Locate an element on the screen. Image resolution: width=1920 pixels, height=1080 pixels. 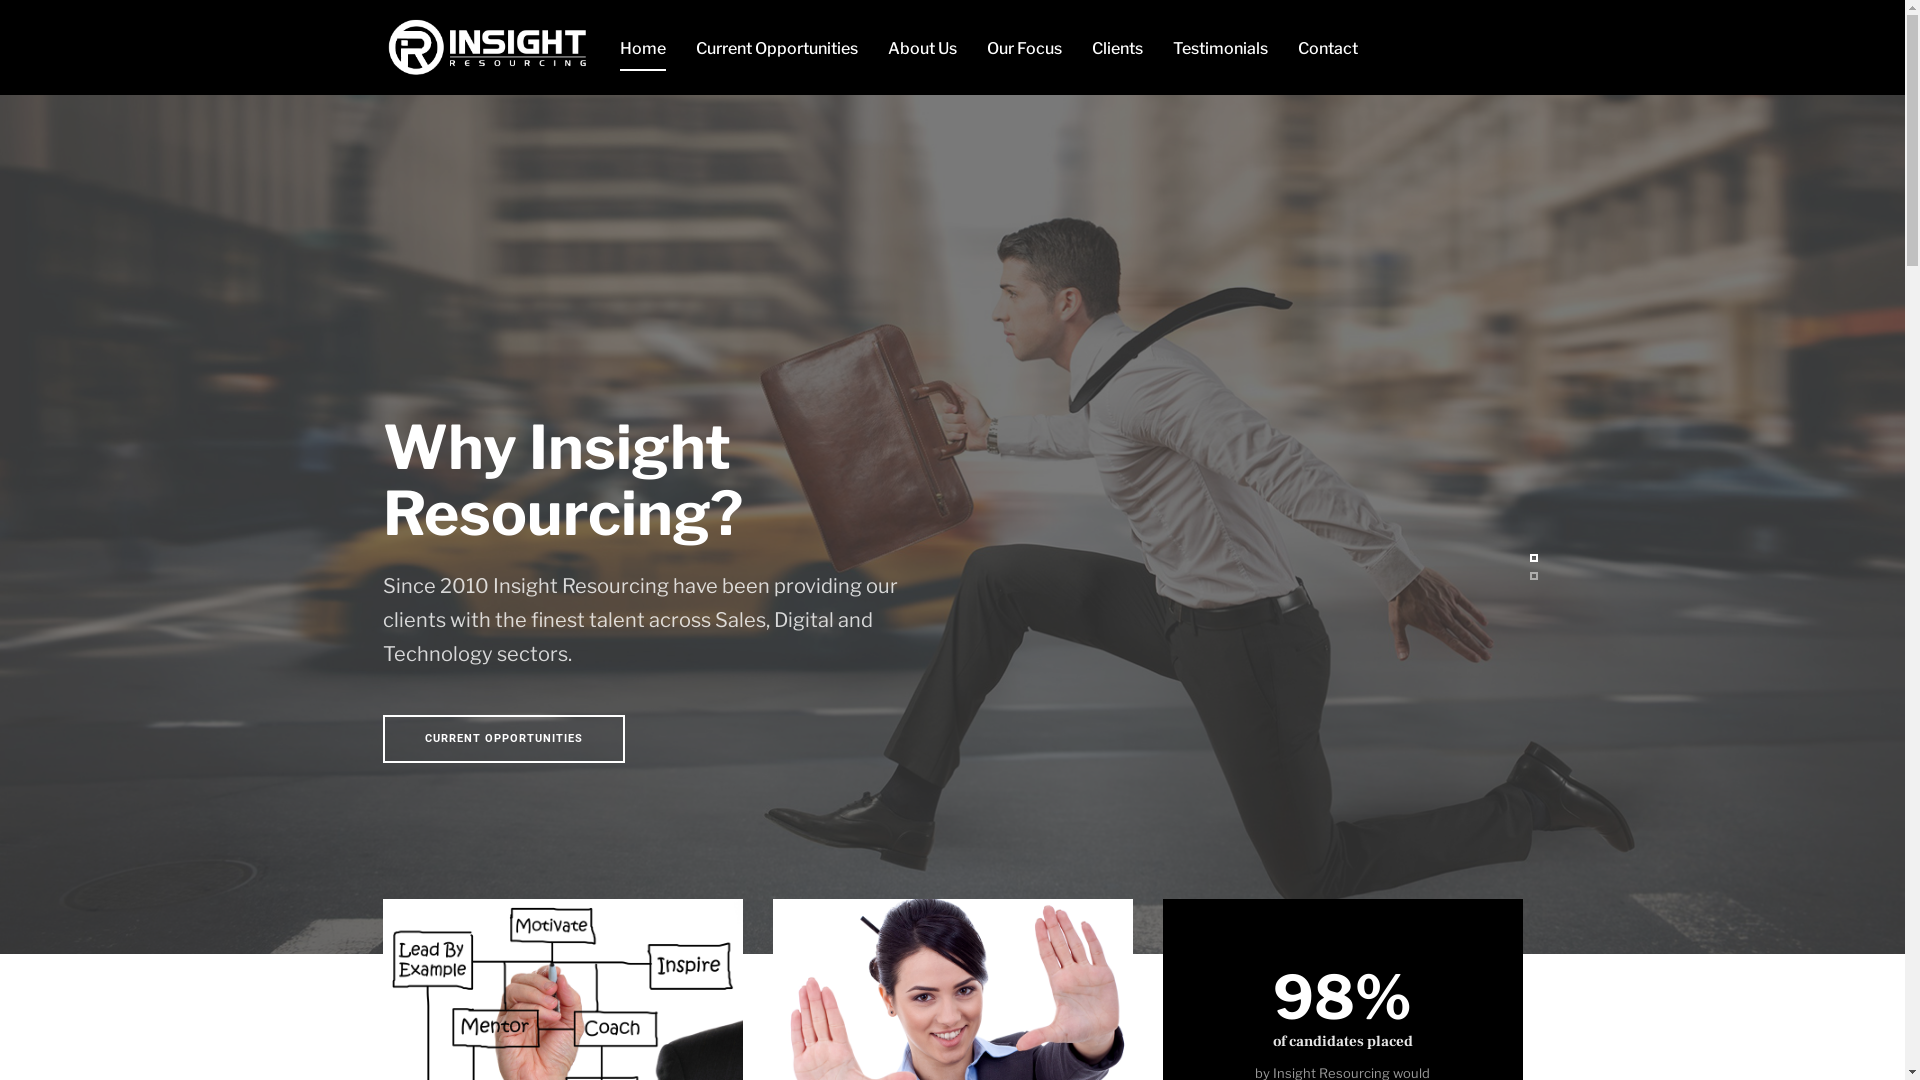
'Testimonials' is located at coordinates (1219, 46).